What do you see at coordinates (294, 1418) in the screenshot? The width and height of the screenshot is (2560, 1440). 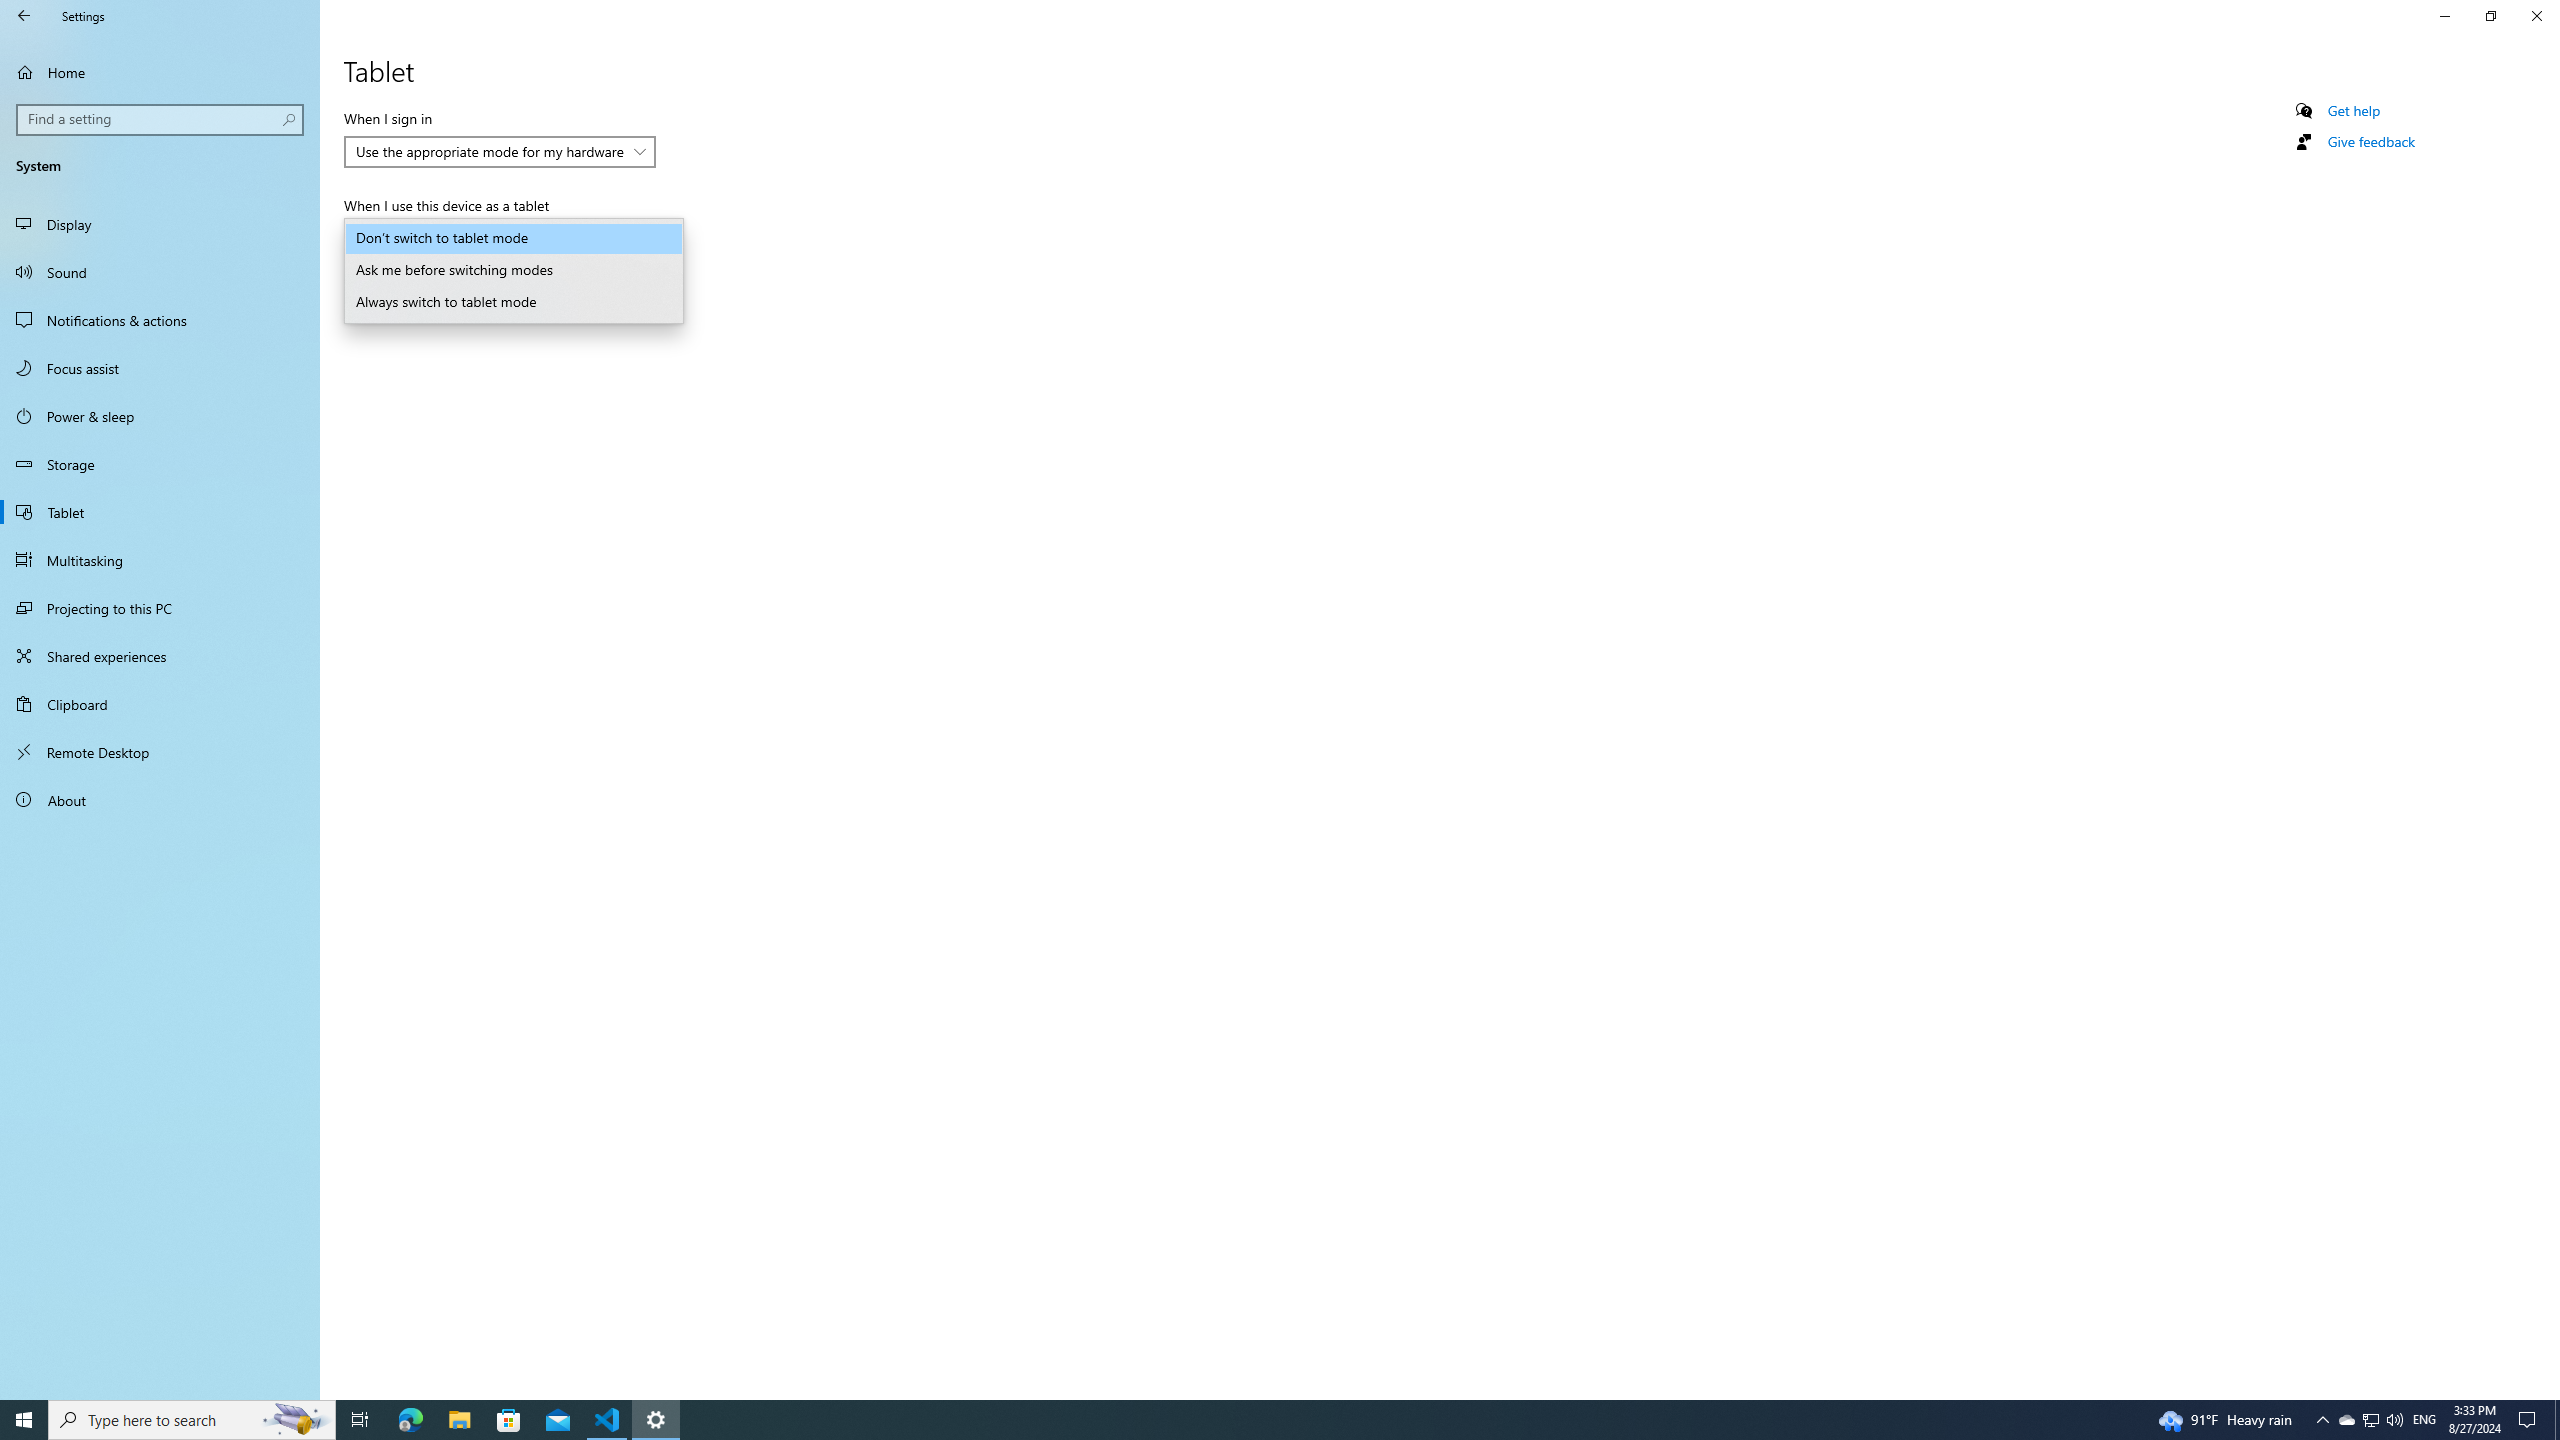 I see `'Search highlights icon opens search home window'` at bounding box center [294, 1418].